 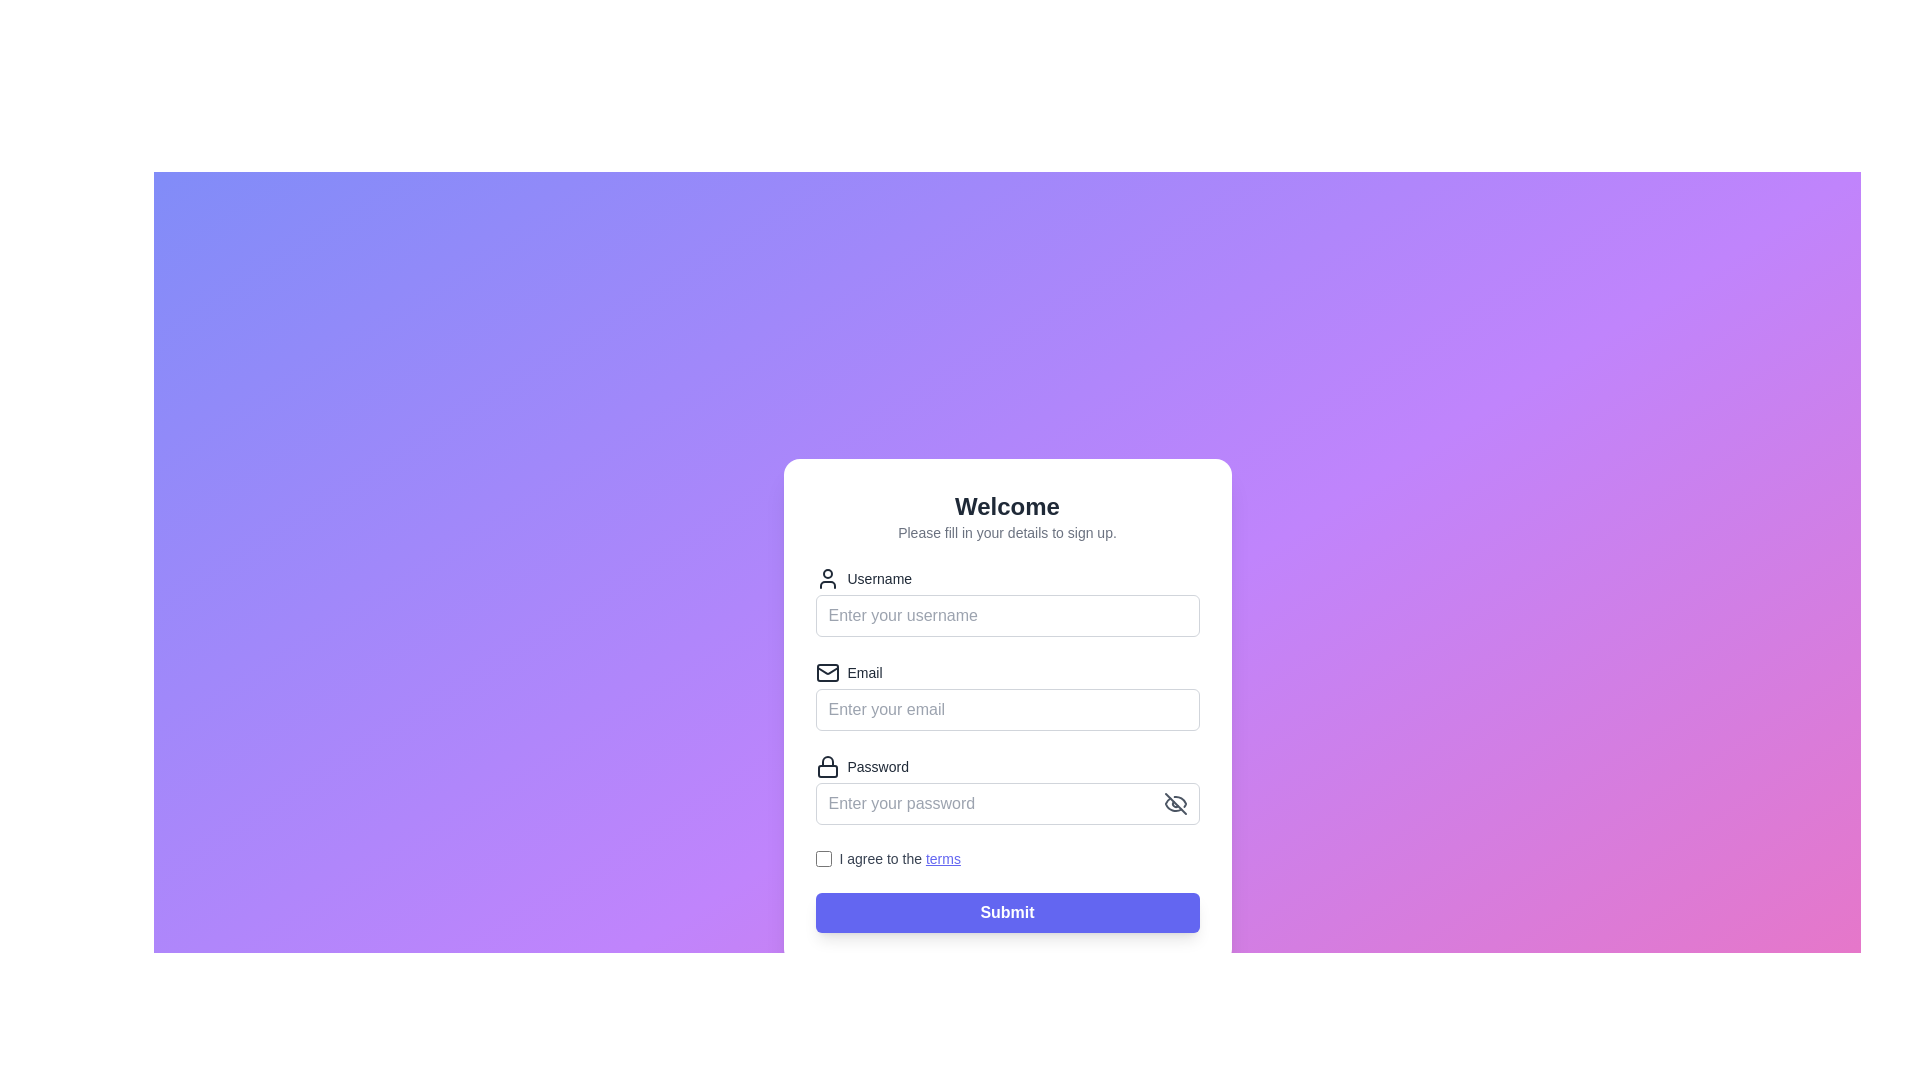 I want to click on the 'Submit' button, which is a rectangular button with a gradient background and bold white text, located at the bottom of the form, so click(x=1007, y=913).